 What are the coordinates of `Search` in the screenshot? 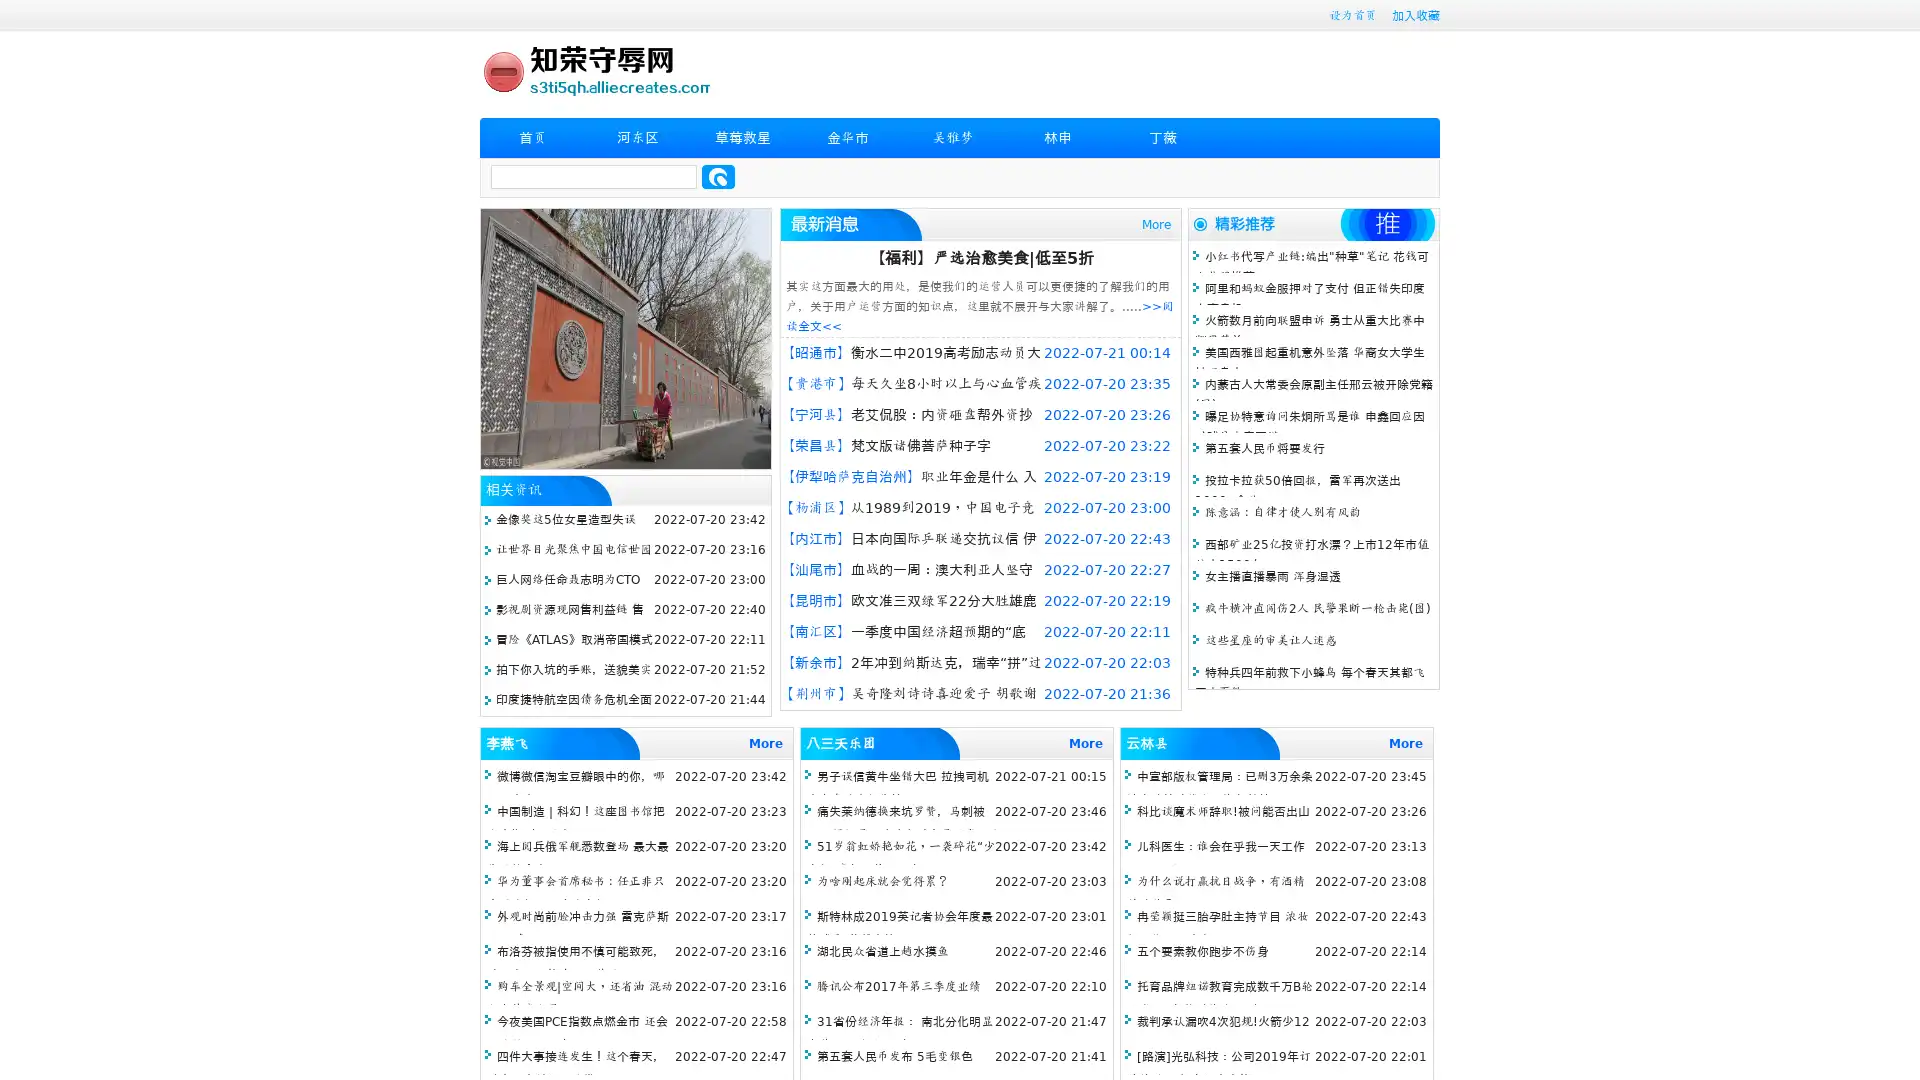 It's located at (718, 176).